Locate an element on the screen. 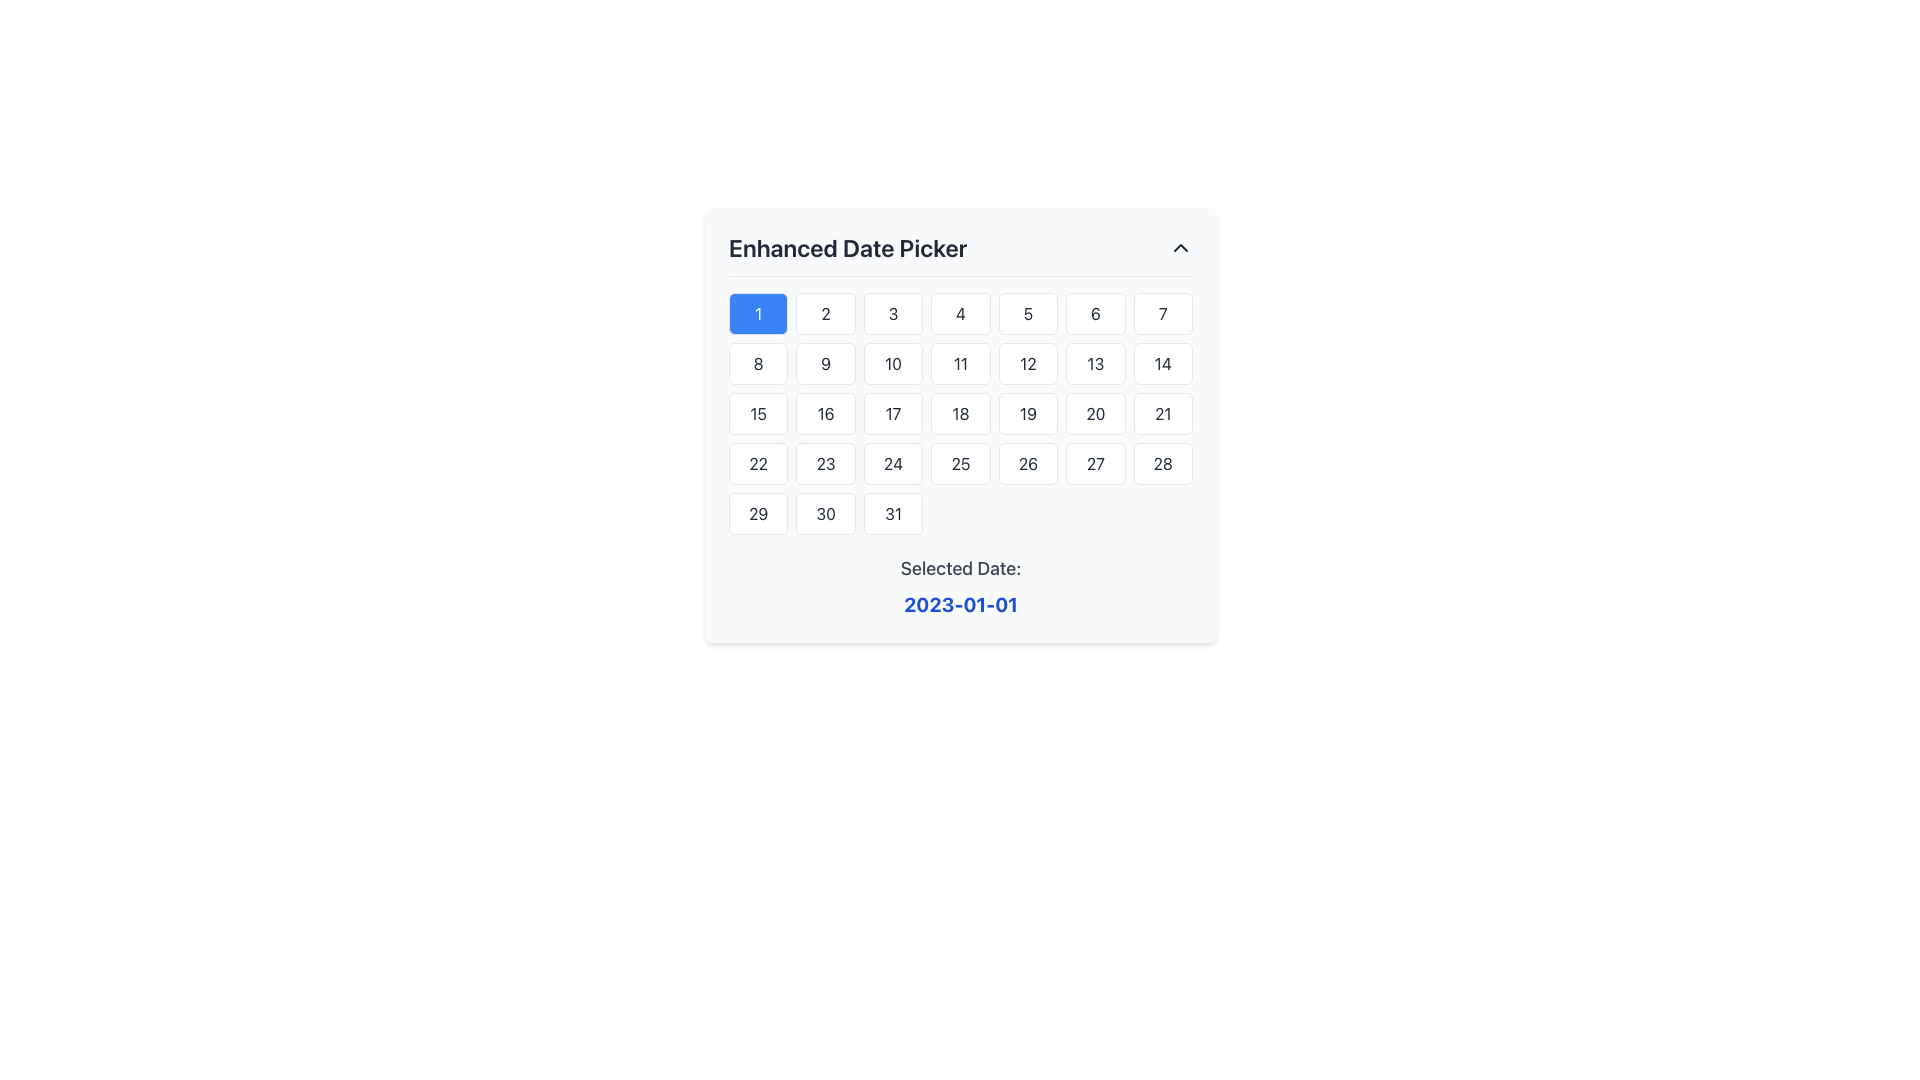 This screenshot has width=1920, height=1080. the button representing day 26 in the date picker calendar is located at coordinates (1028, 463).